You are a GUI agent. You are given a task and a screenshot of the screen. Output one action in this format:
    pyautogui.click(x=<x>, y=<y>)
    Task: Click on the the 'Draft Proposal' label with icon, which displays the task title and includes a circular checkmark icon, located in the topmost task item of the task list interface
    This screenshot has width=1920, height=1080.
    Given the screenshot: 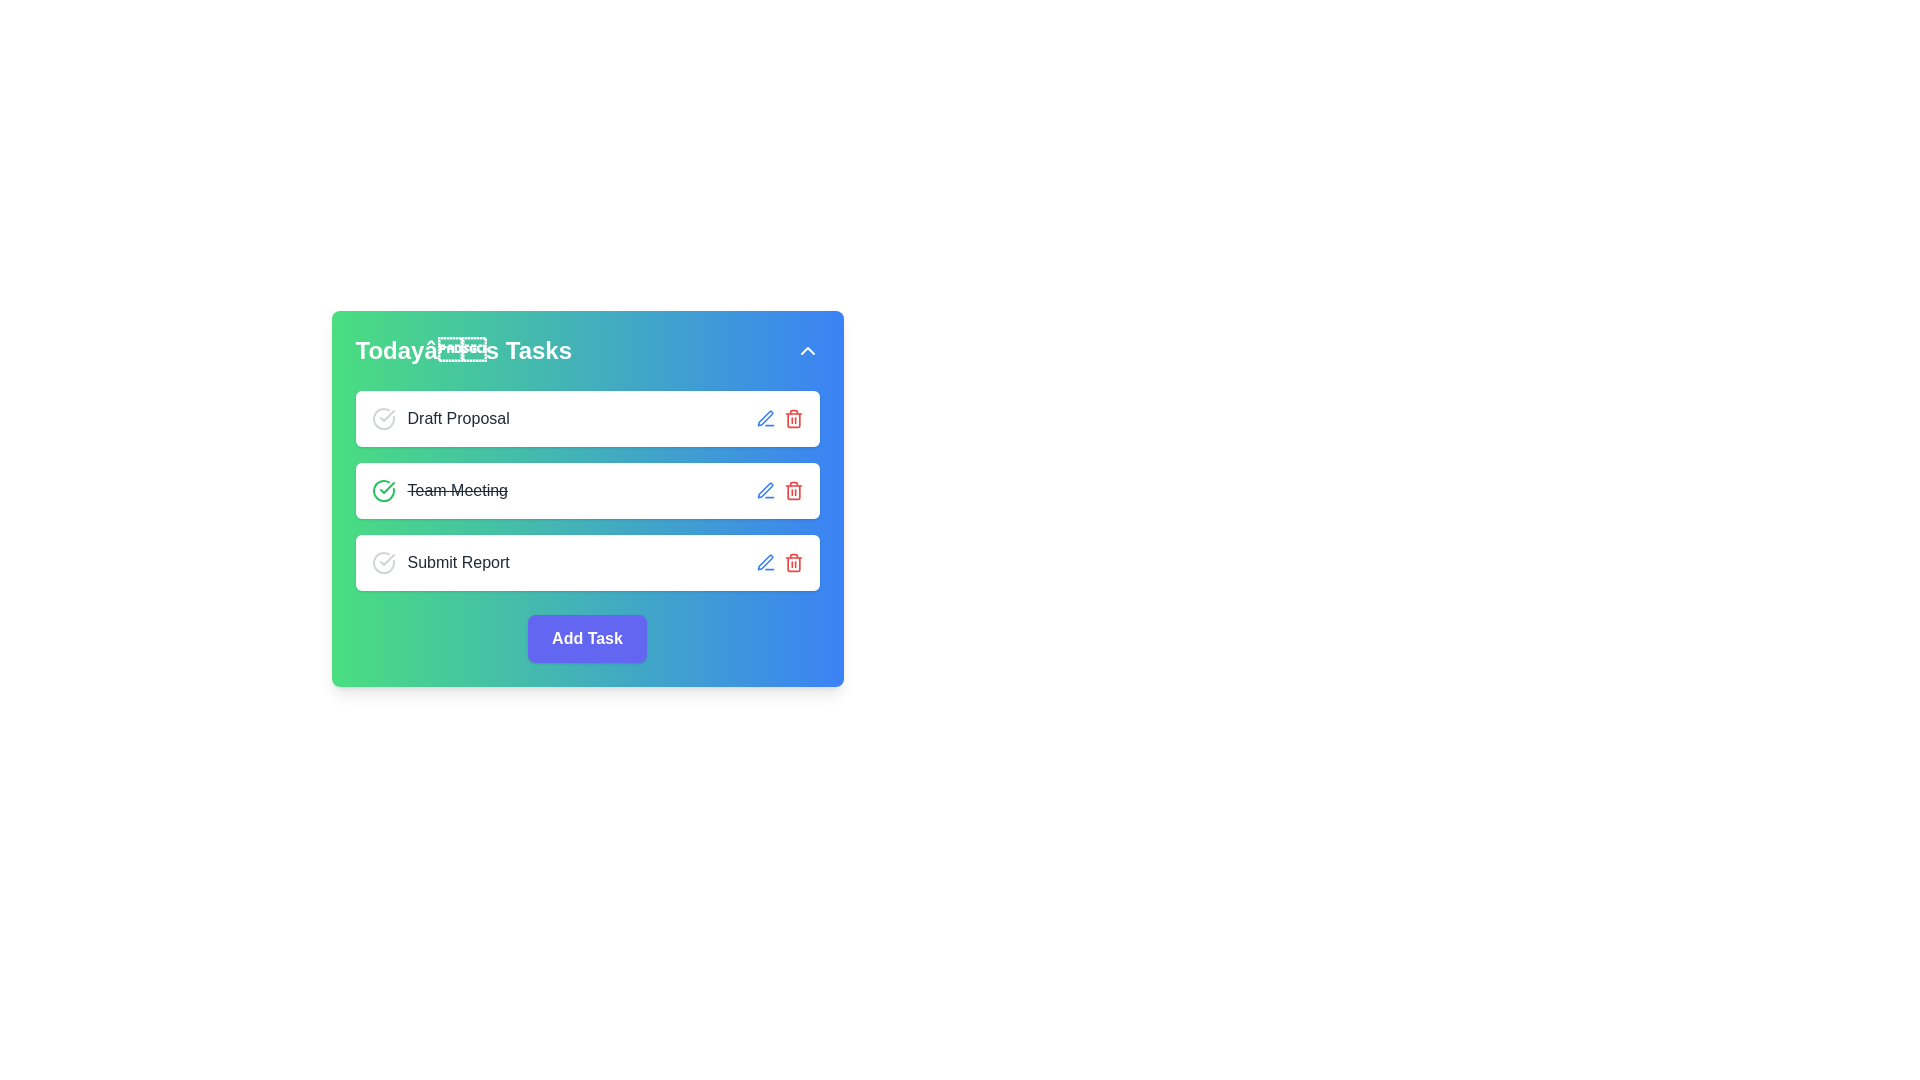 What is the action you would take?
    pyautogui.click(x=439, y=418)
    